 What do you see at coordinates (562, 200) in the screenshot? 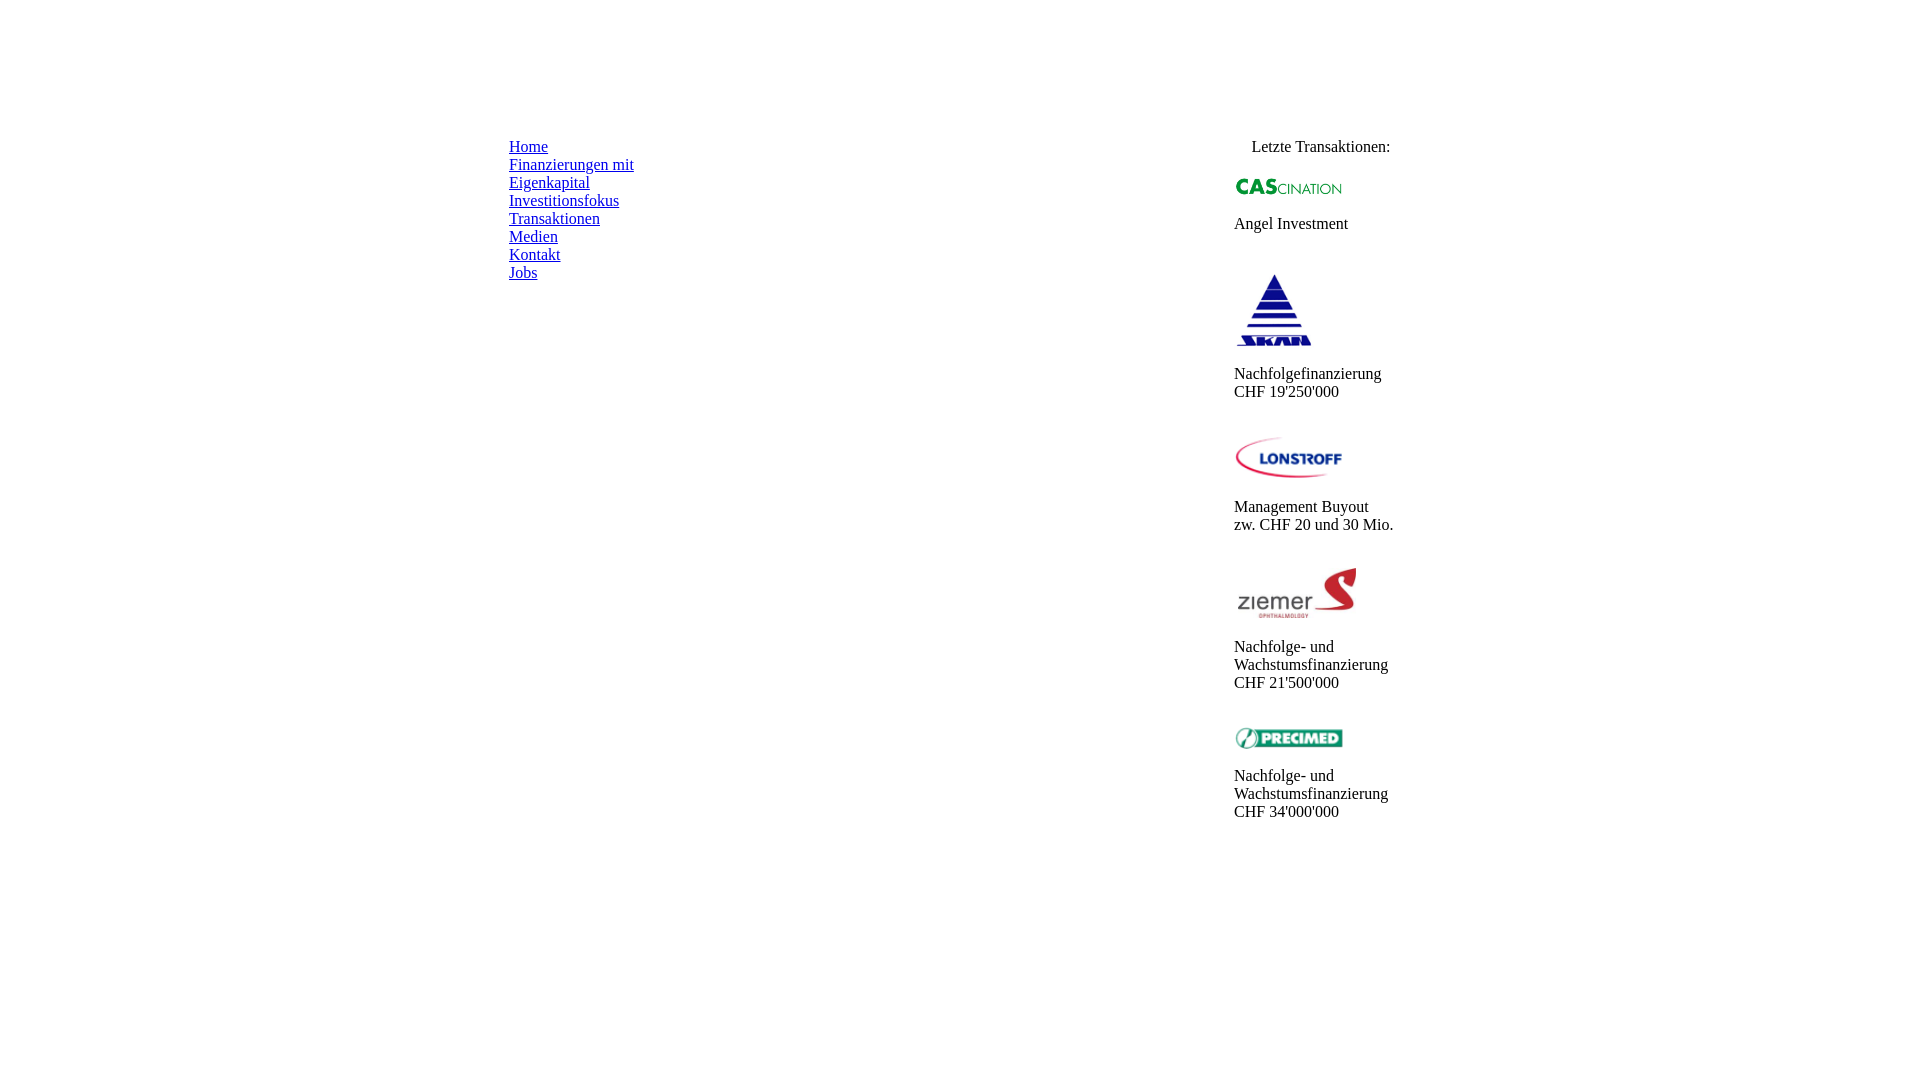
I see `'Investitionsfokus'` at bounding box center [562, 200].